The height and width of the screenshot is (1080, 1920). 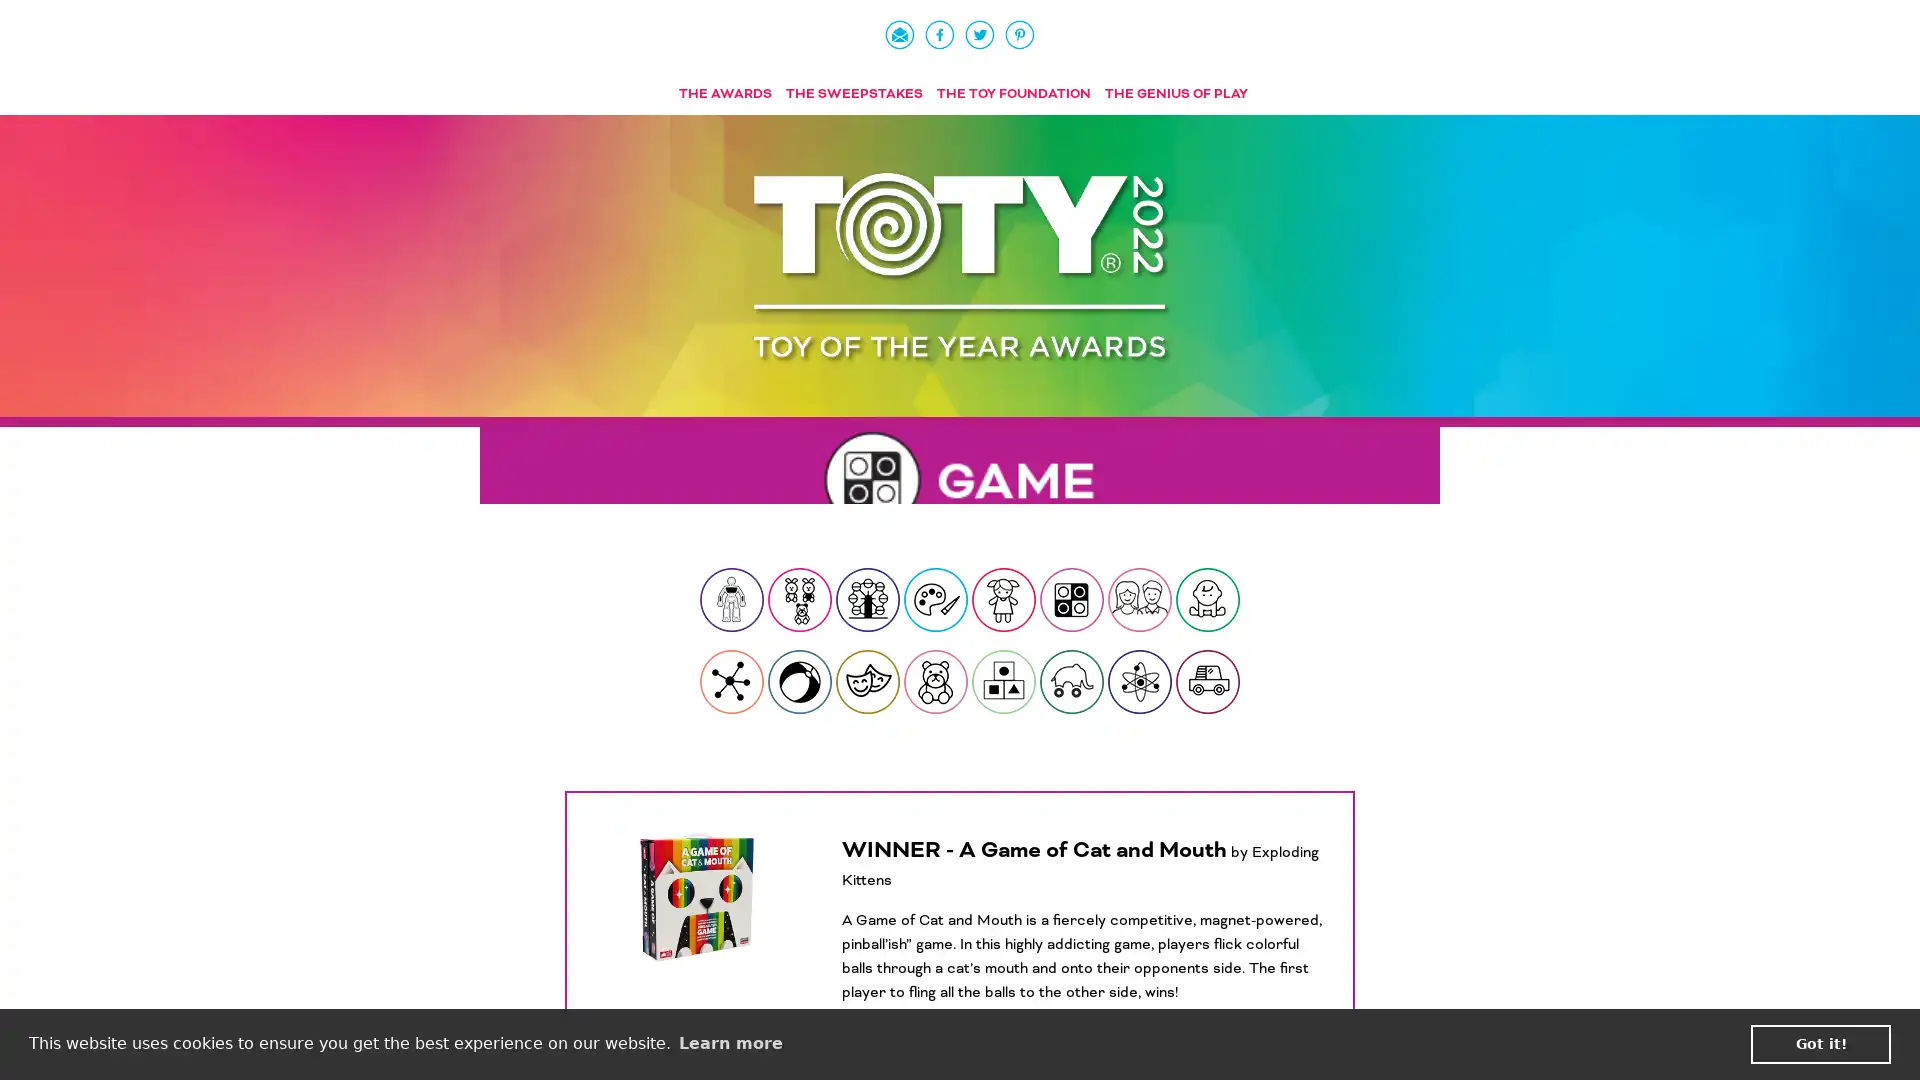 I want to click on Submit, so click(x=1003, y=681).